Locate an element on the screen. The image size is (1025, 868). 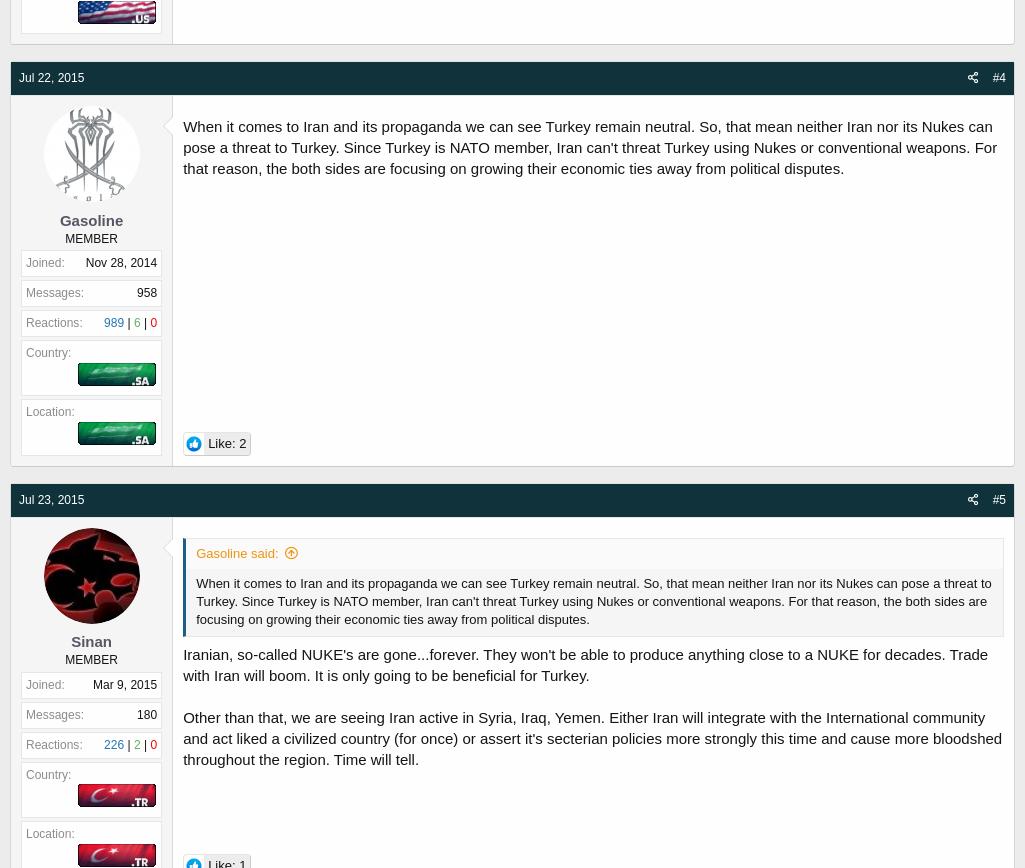
'Sinan' is located at coordinates (70, 641).